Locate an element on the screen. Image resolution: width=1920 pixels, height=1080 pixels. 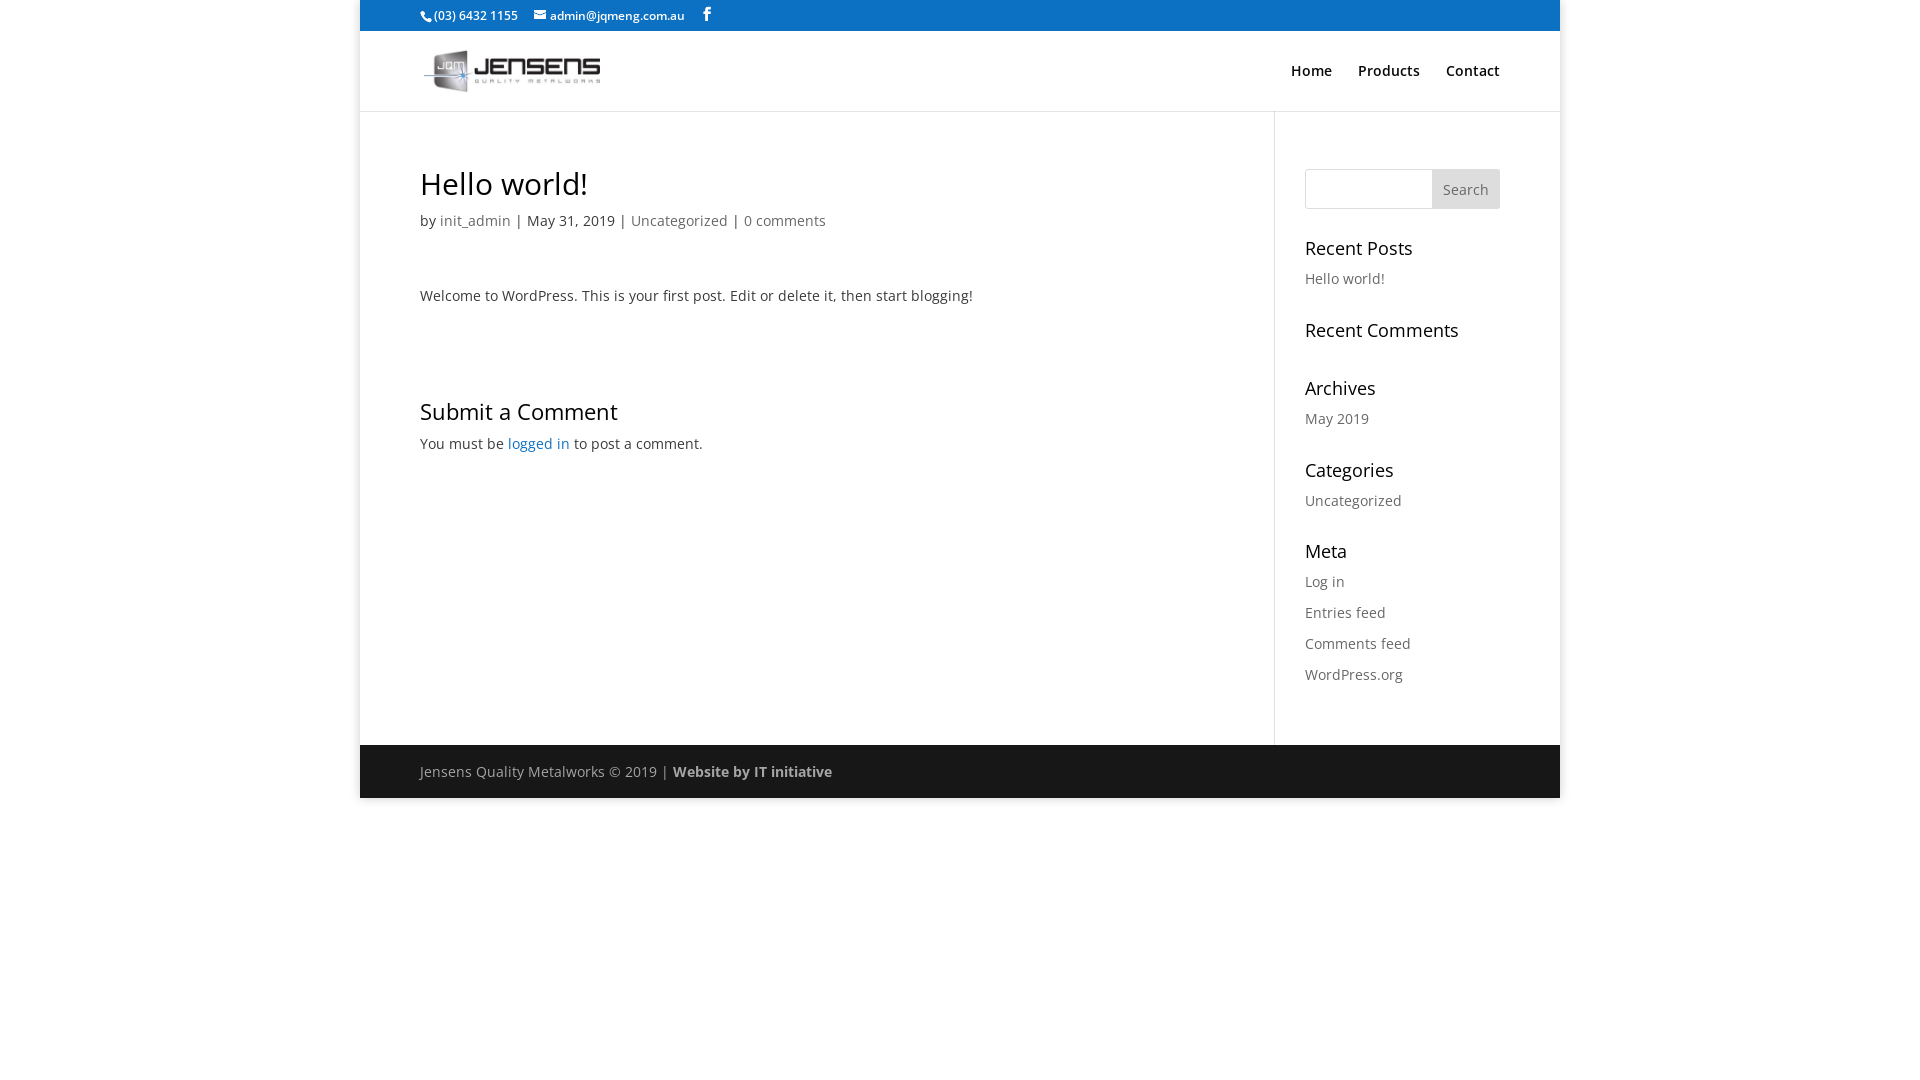
'admin@jqmeng.com.au' is located at coordinates (533, 15).